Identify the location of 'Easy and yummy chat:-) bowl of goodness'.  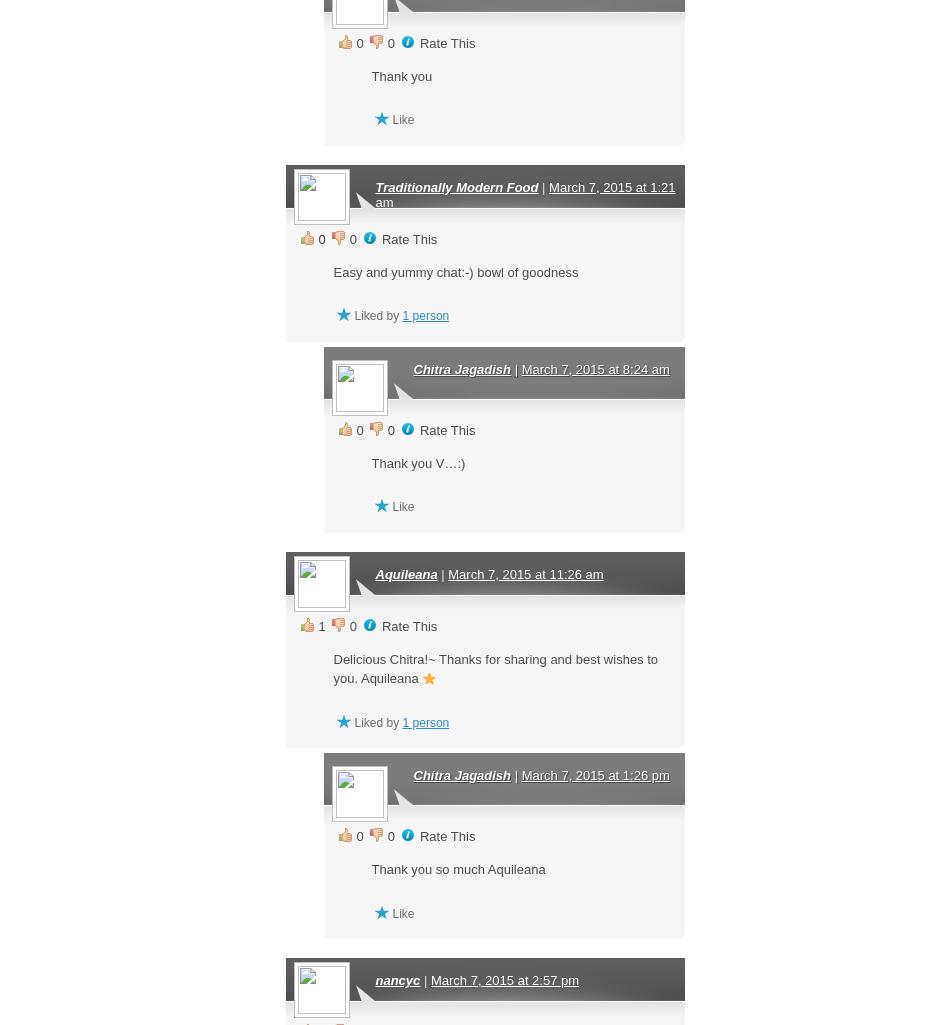
(454, 270).